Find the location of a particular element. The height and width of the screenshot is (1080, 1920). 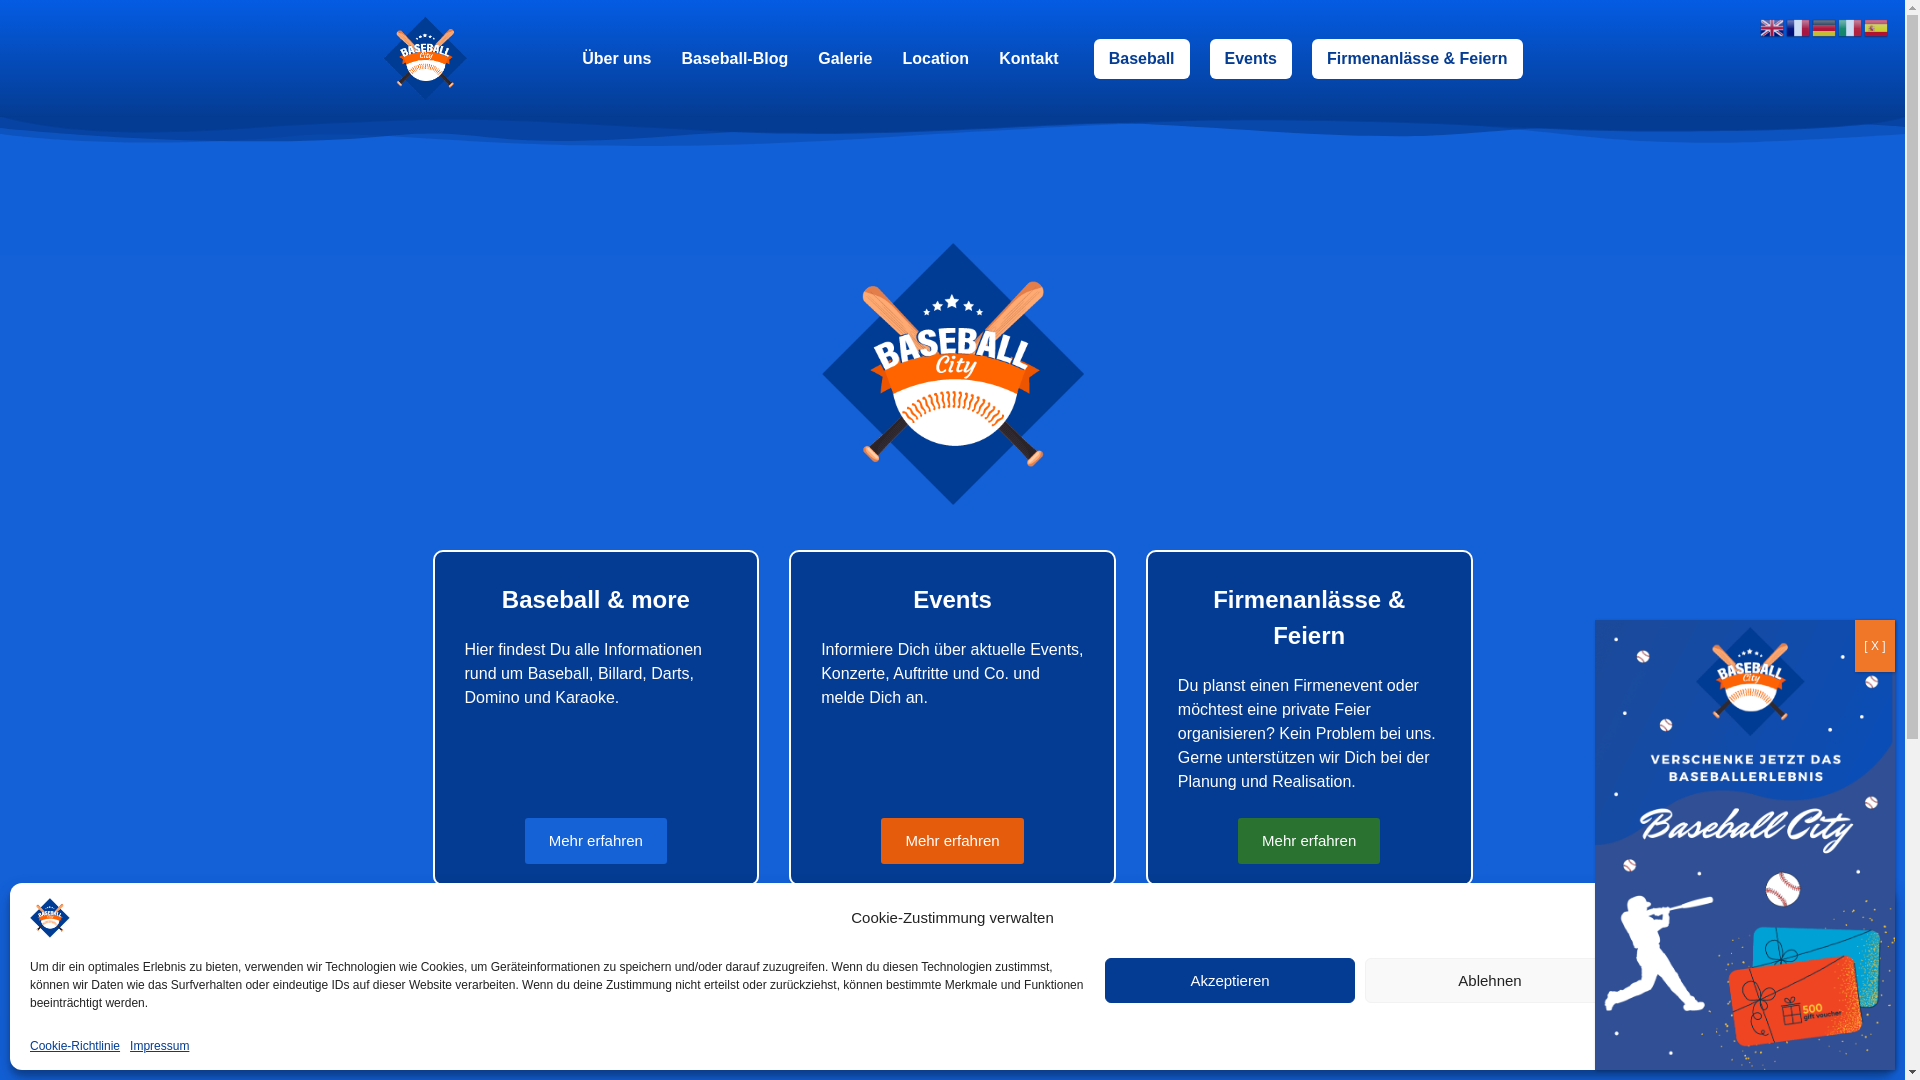

'French' is located at coordinates (1799, 26).